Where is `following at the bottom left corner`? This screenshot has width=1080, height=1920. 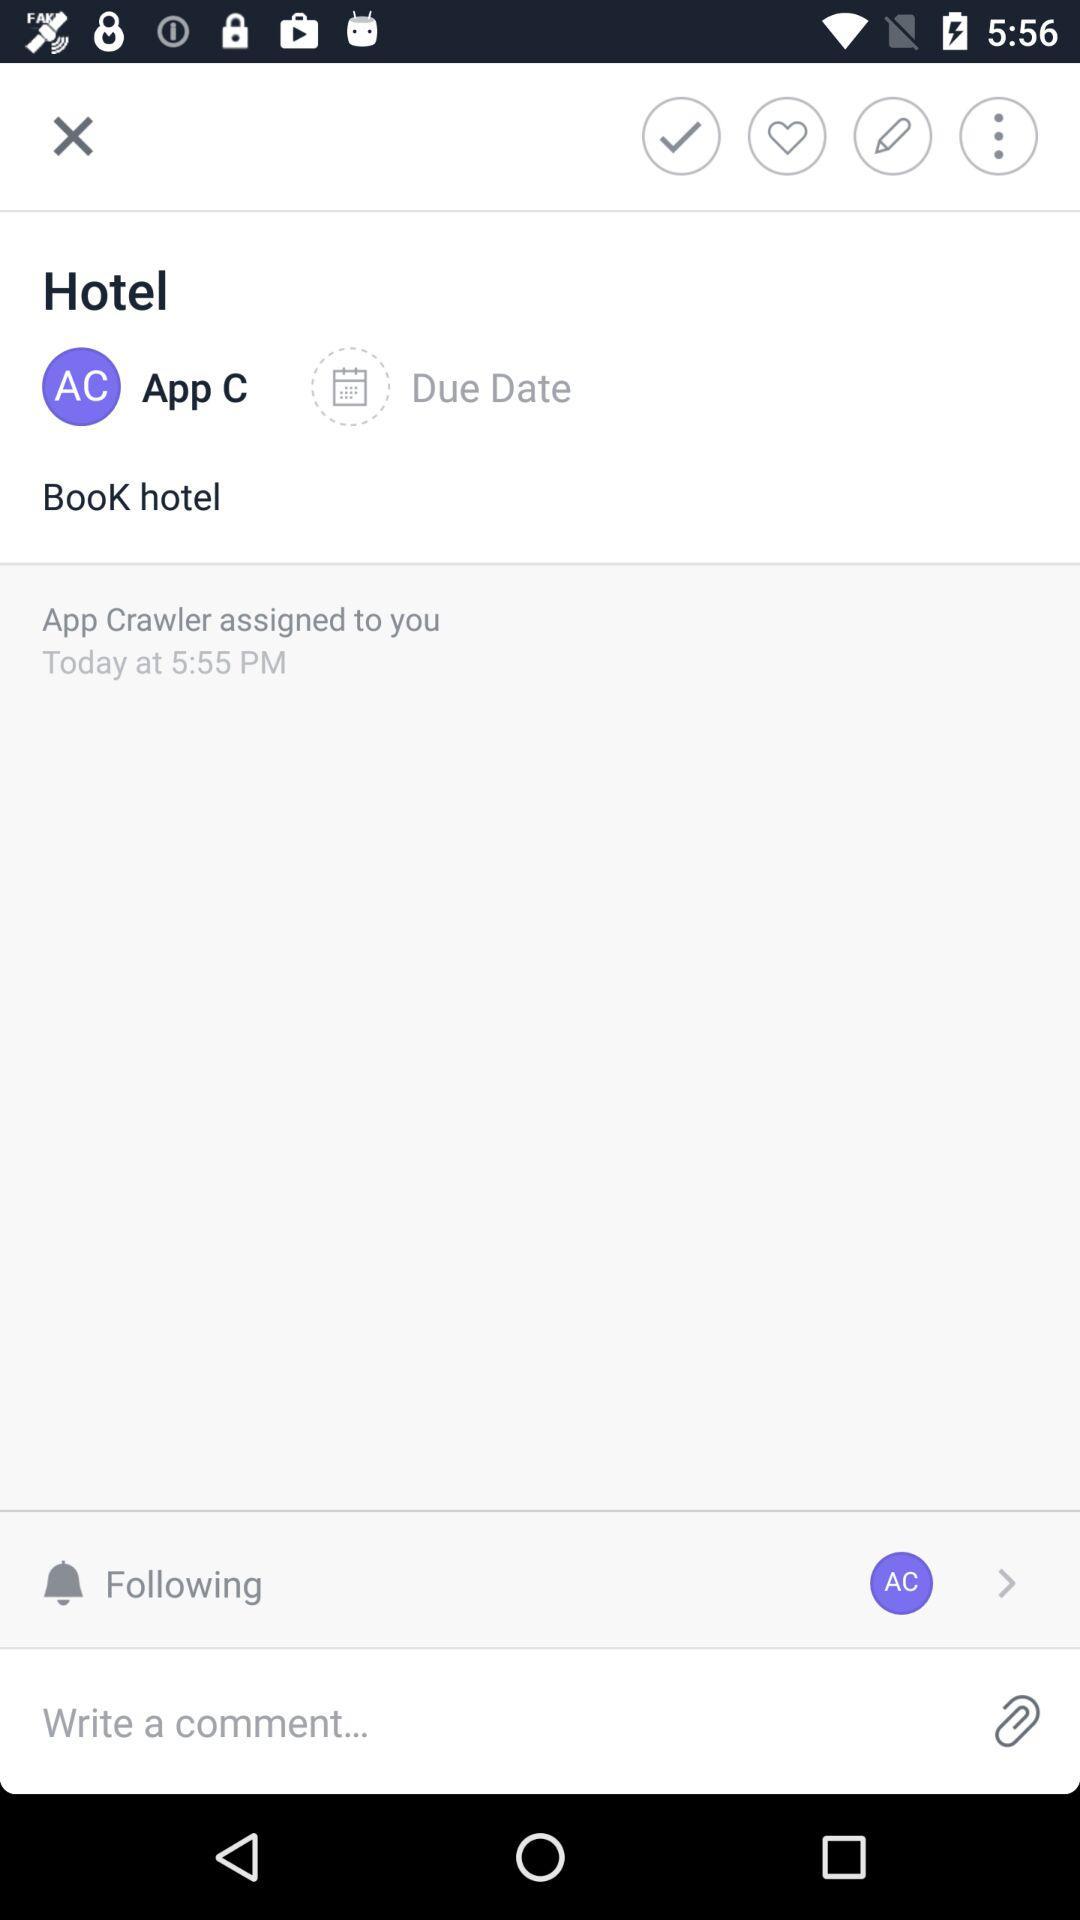 following at the bottom left corner is located at coordinates (161, 1582).